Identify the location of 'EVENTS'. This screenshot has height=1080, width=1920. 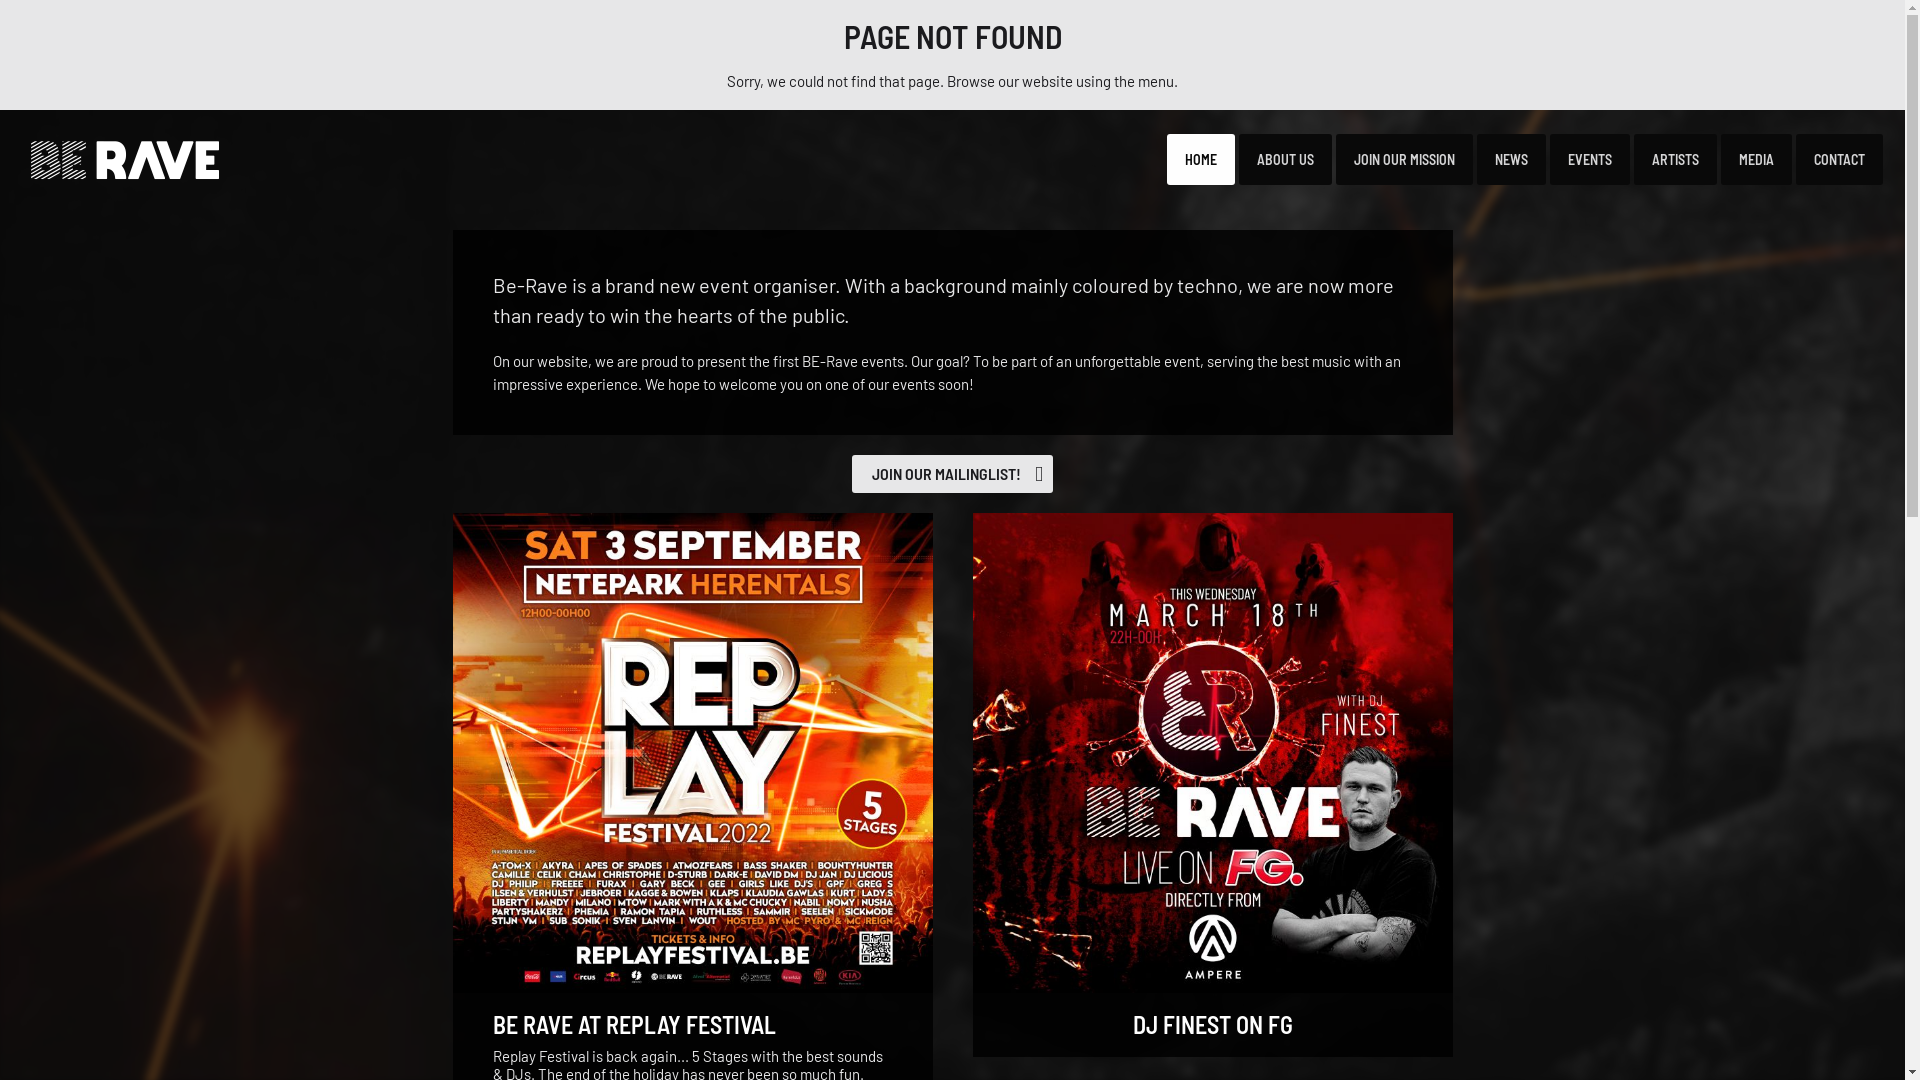
(1588, 158).